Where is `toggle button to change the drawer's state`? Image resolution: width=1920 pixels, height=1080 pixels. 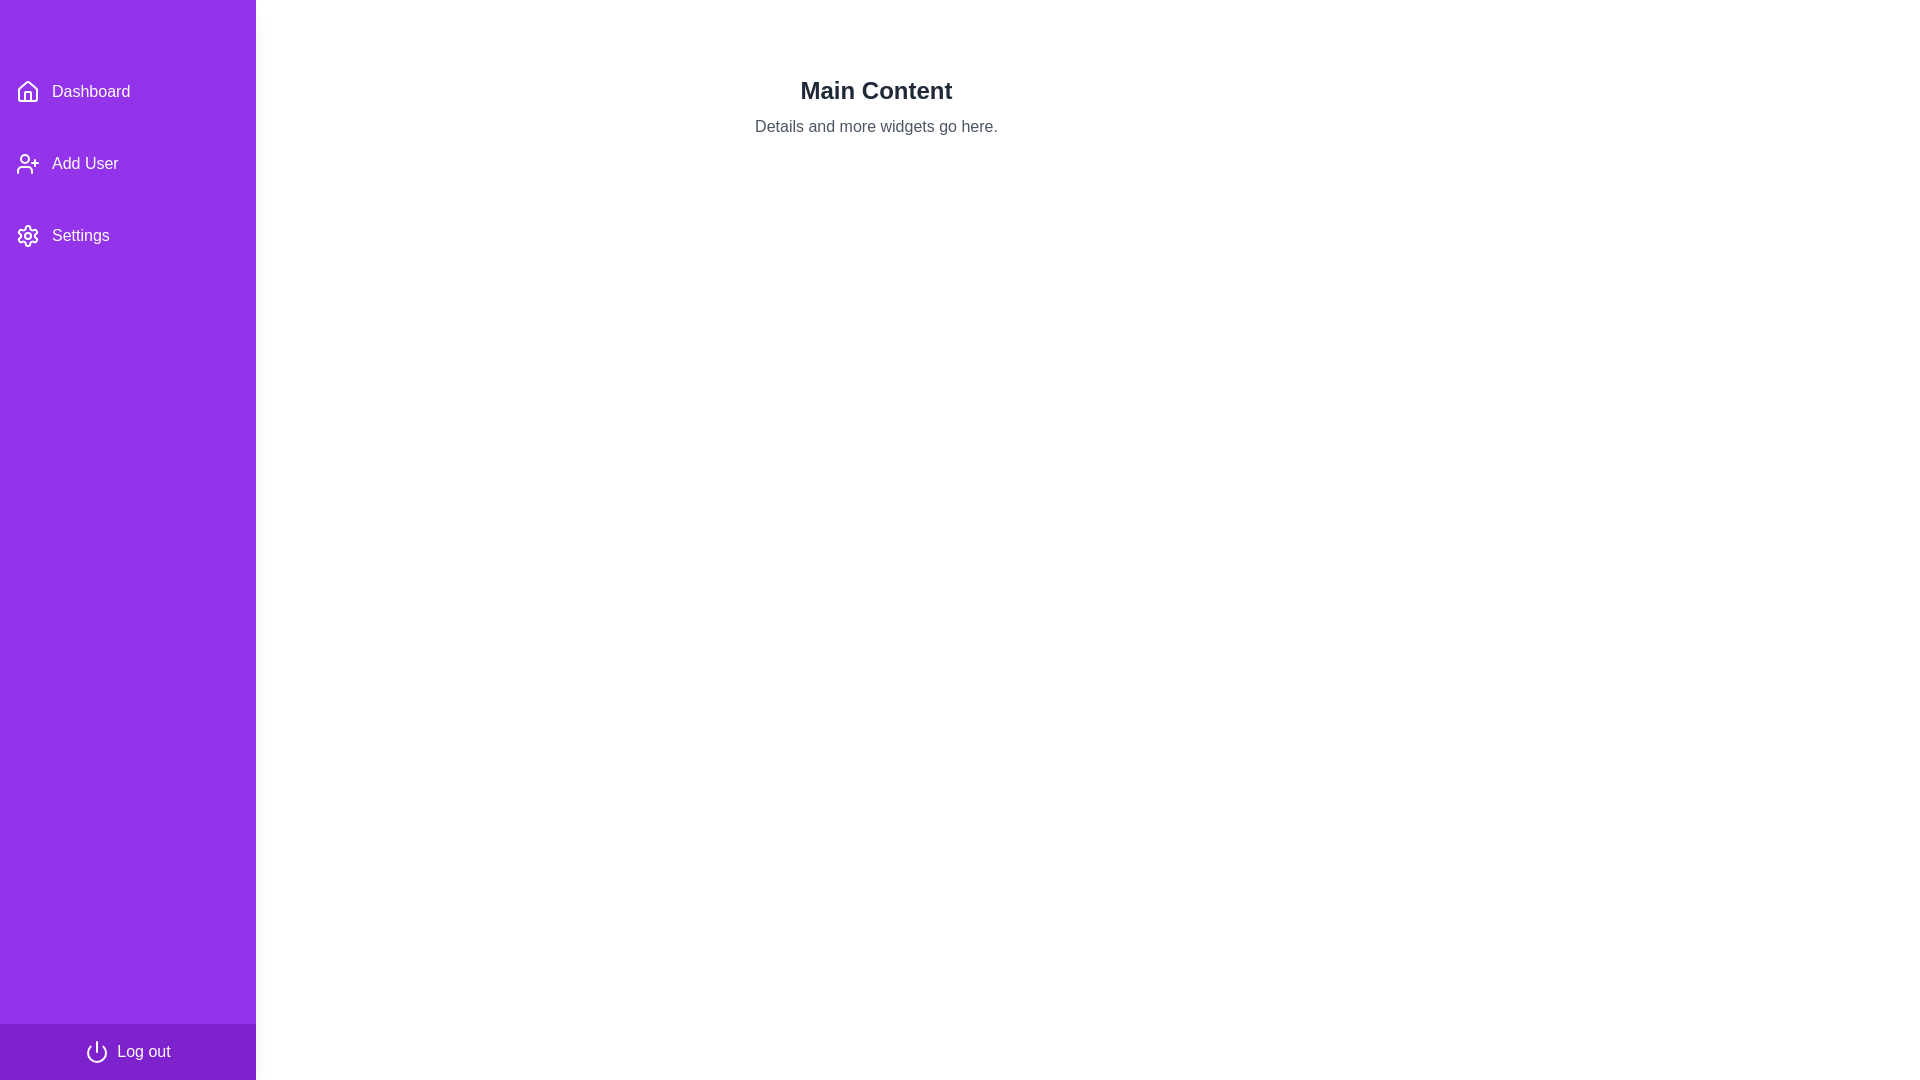
toggle button to change the drawer's state is located at coordinates (43, 35).